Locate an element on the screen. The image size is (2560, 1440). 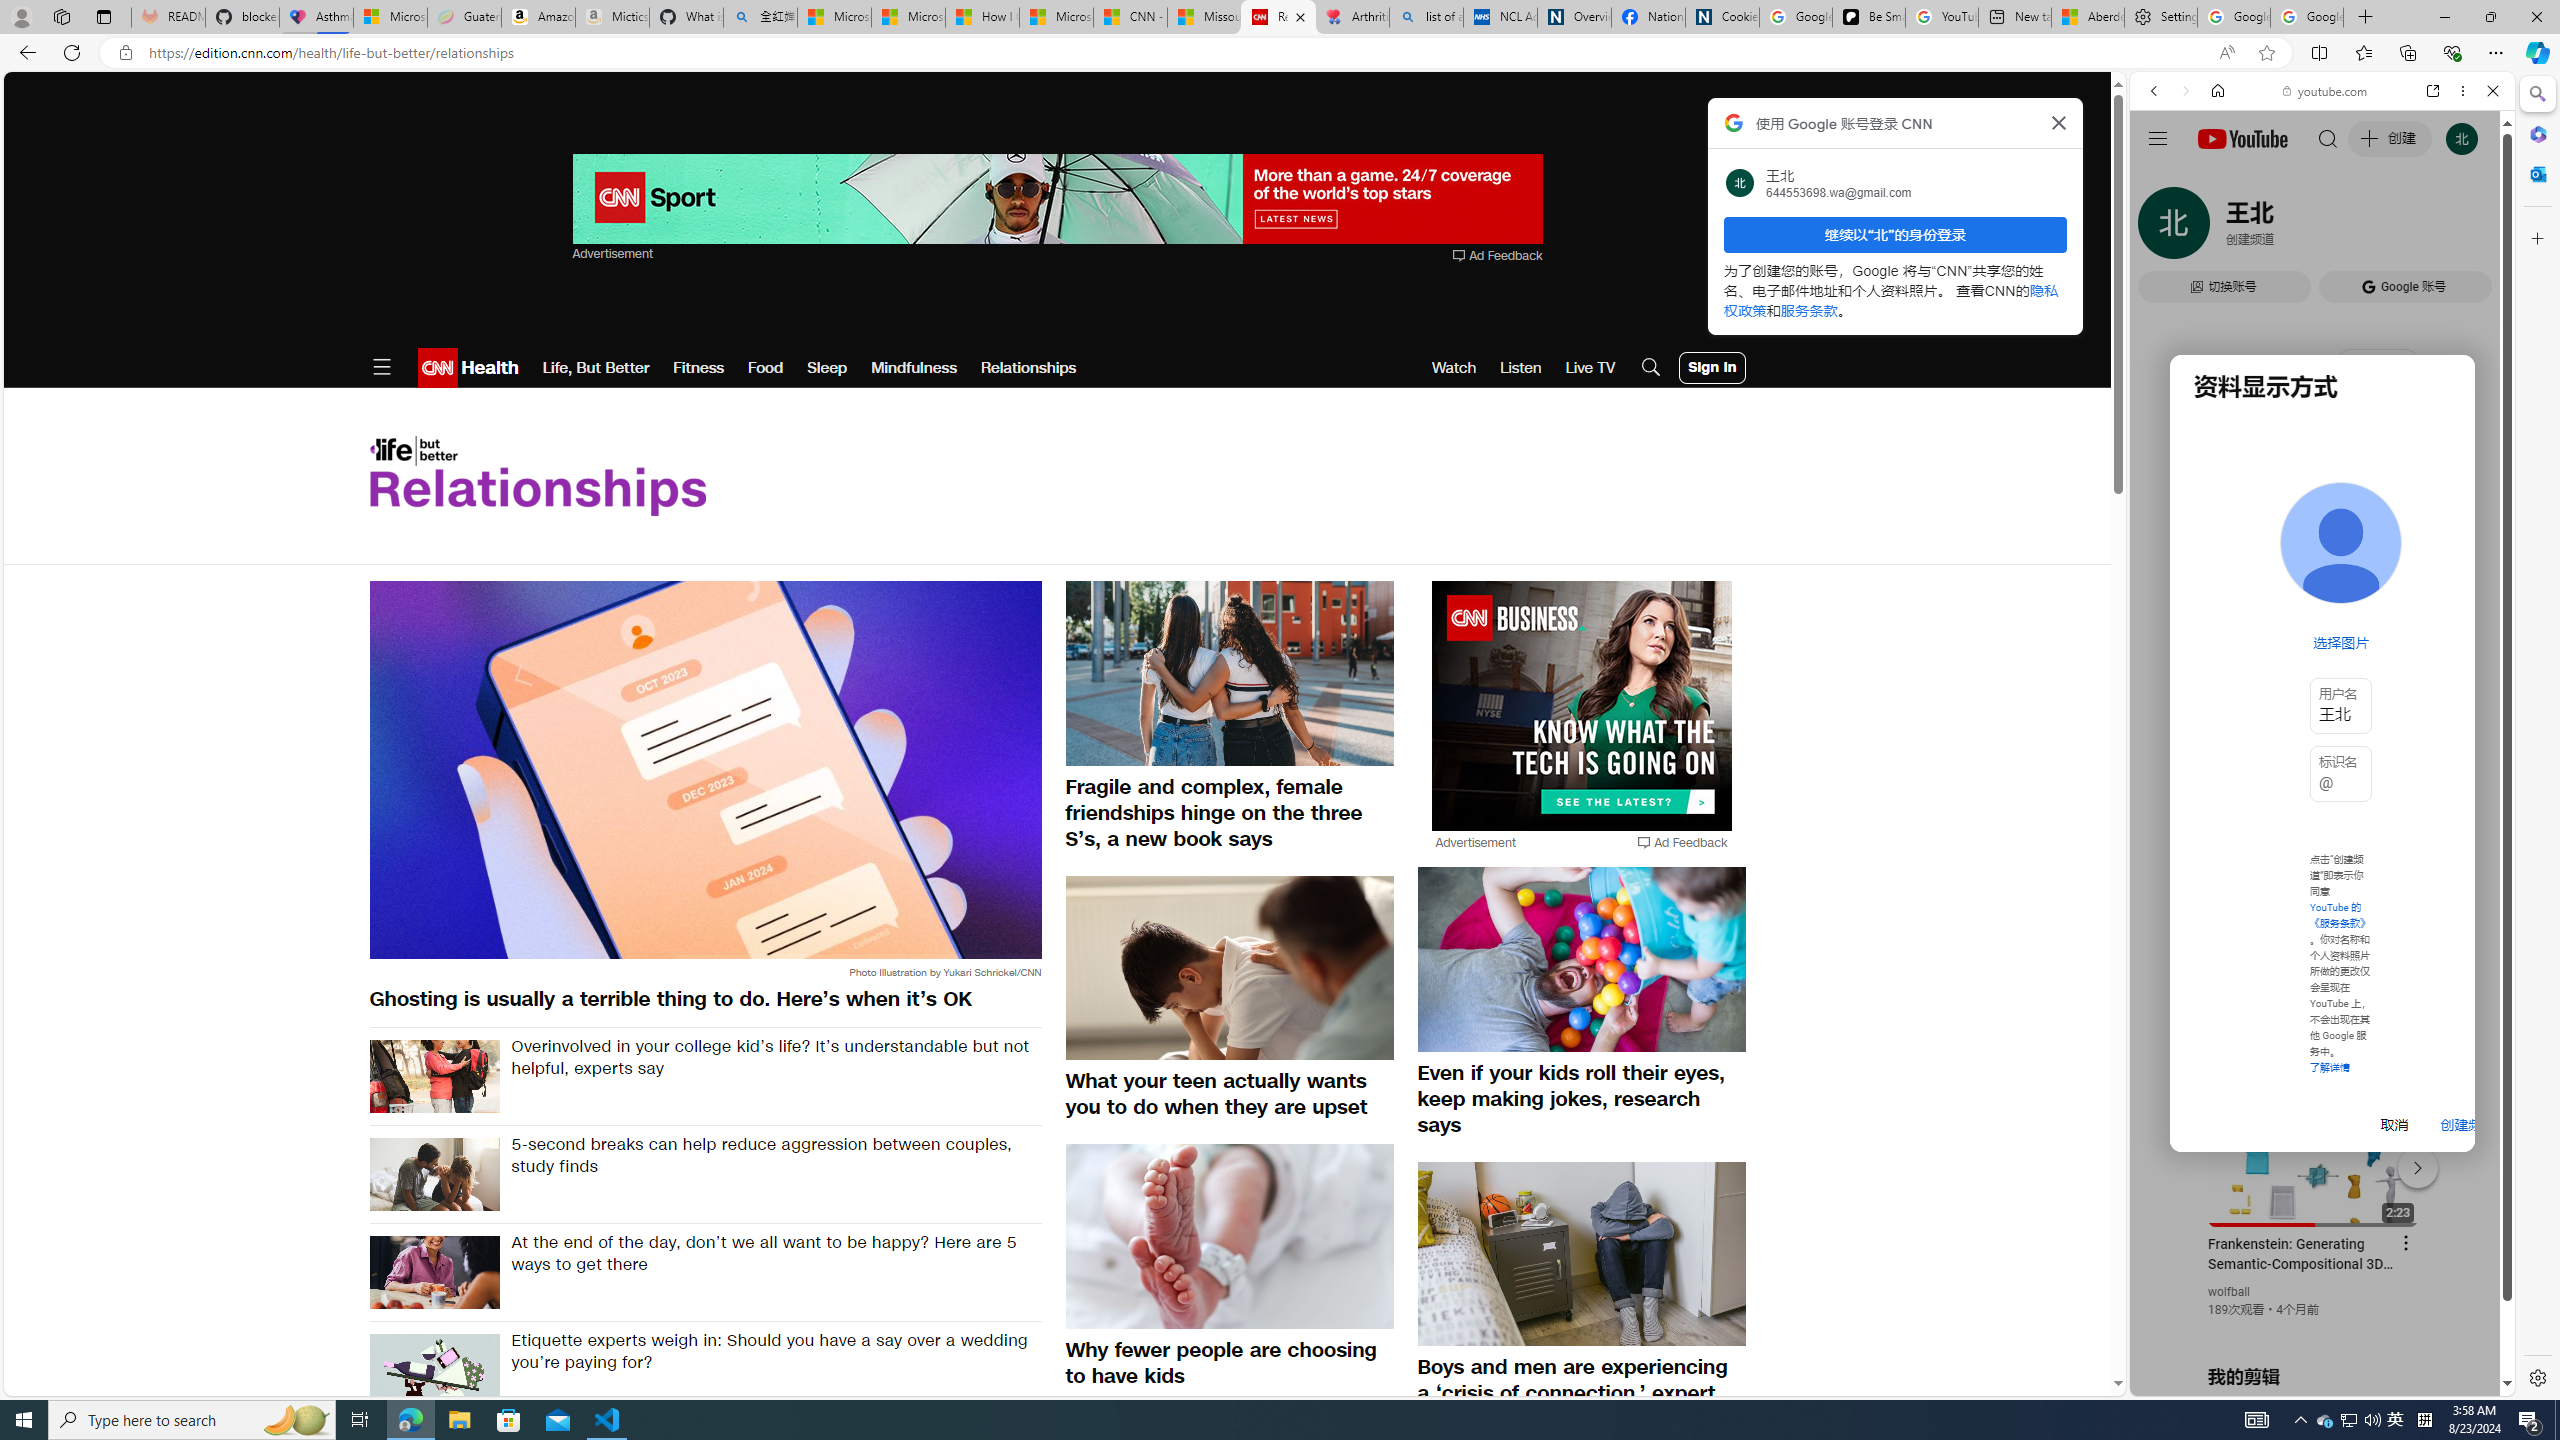
'Music' is located at coordinates (2320, 543).